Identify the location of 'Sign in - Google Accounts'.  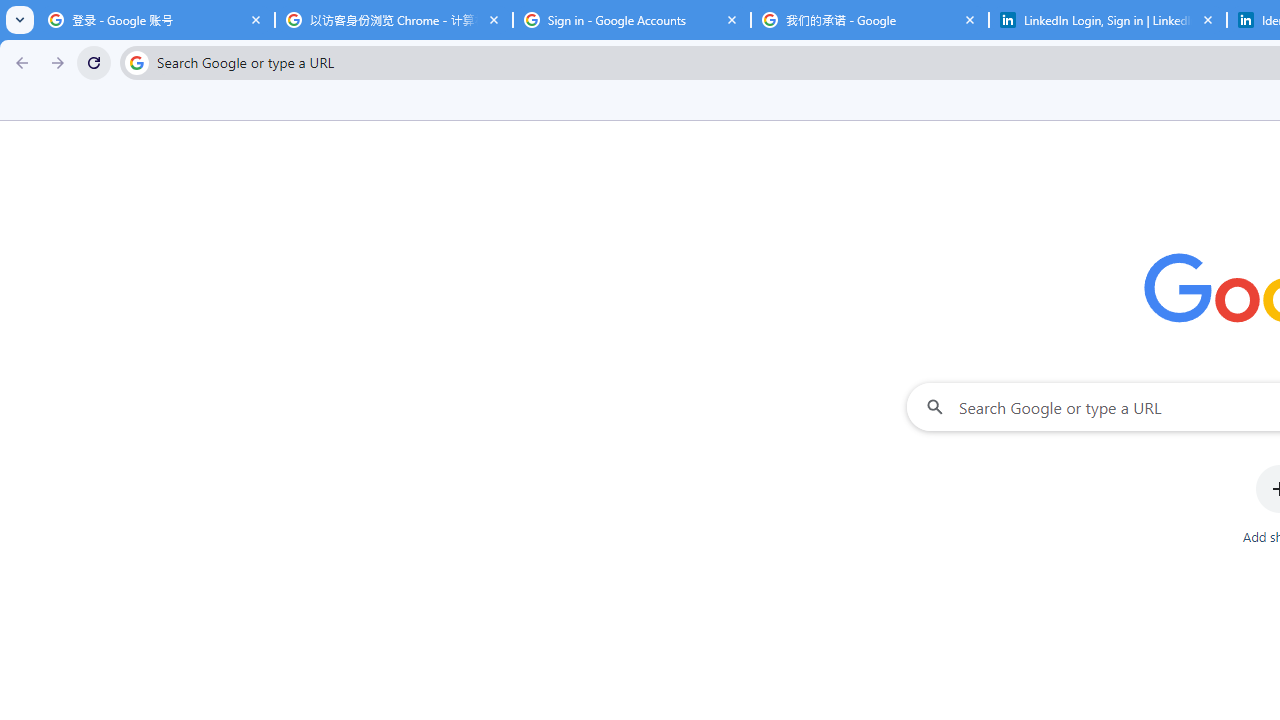
(631, 20).